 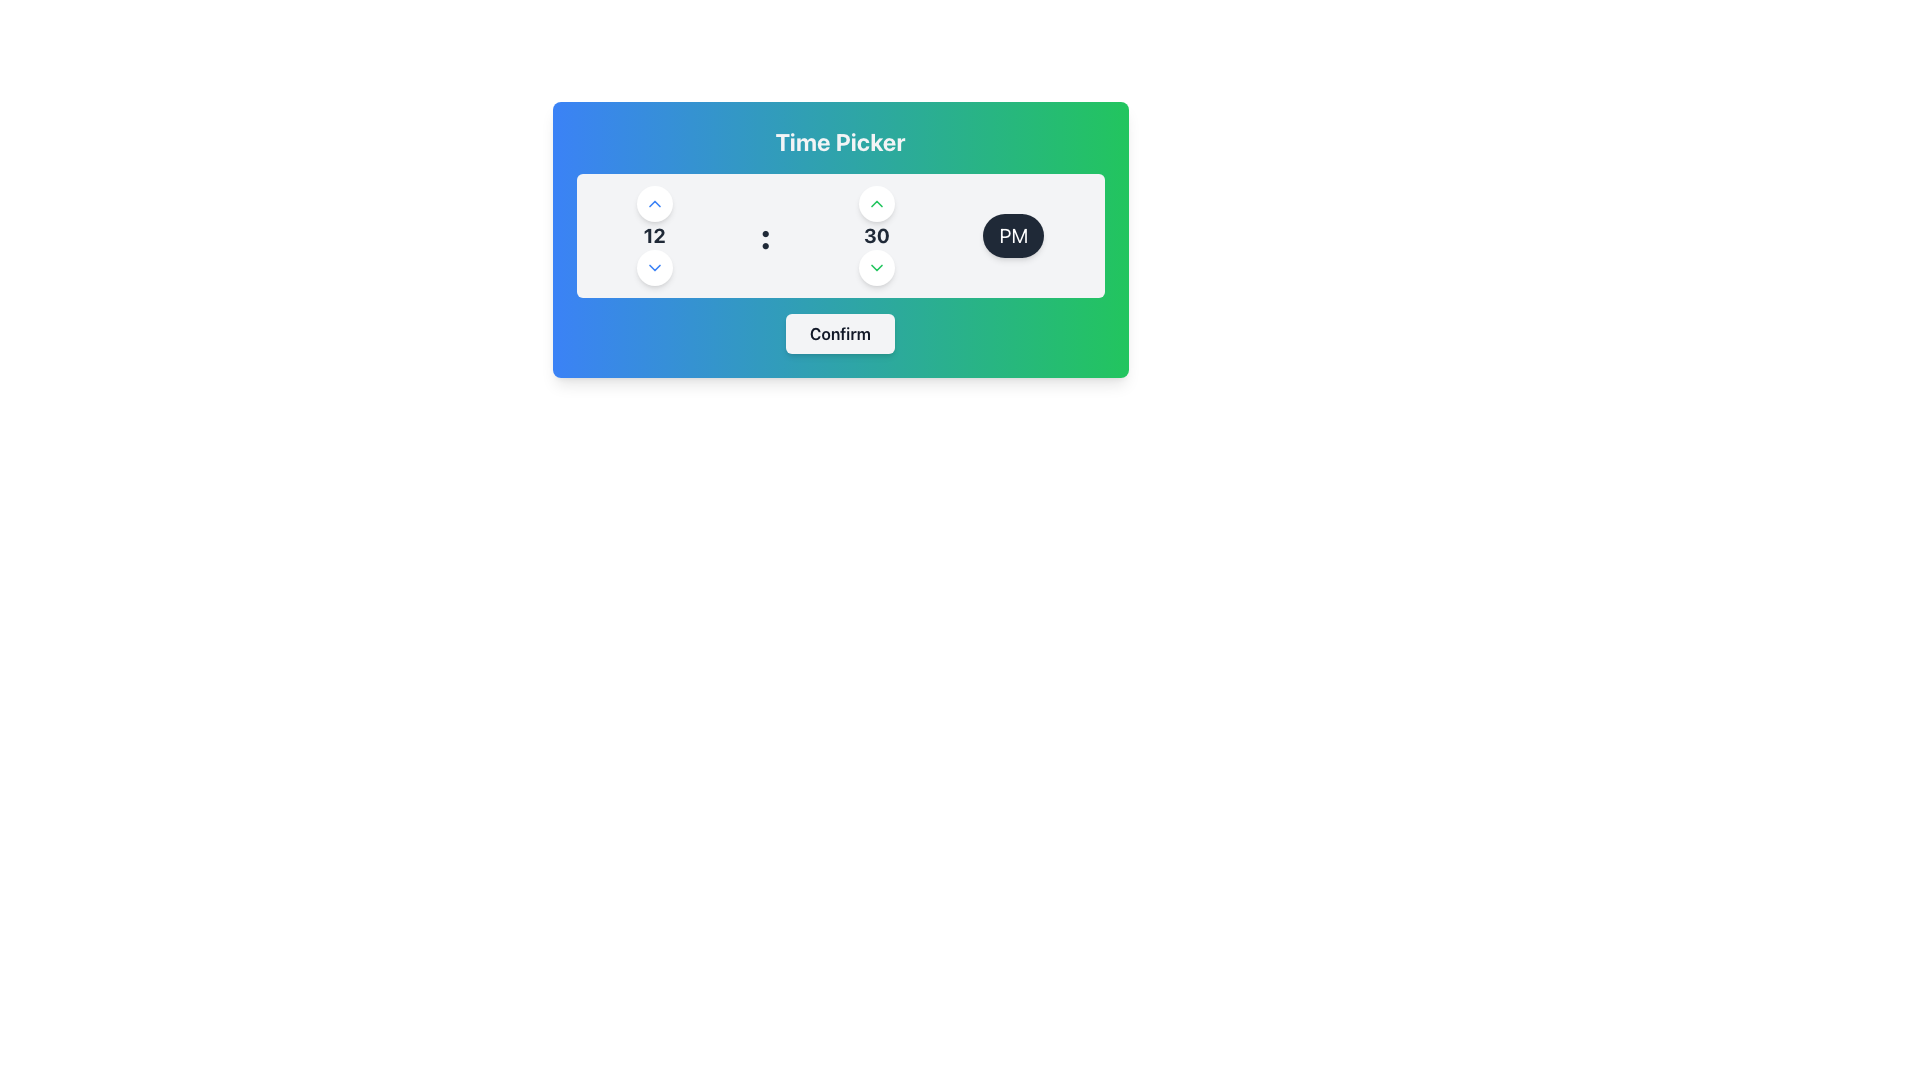 What do you see at coordinates (877, 234) in the screenshot?
I see `the static text element displaying '30', which is part of the time picker interface representing the minutes field, located in the middle-right section between the hours field and the AM/PM selector` at bounding box center [877, 234].